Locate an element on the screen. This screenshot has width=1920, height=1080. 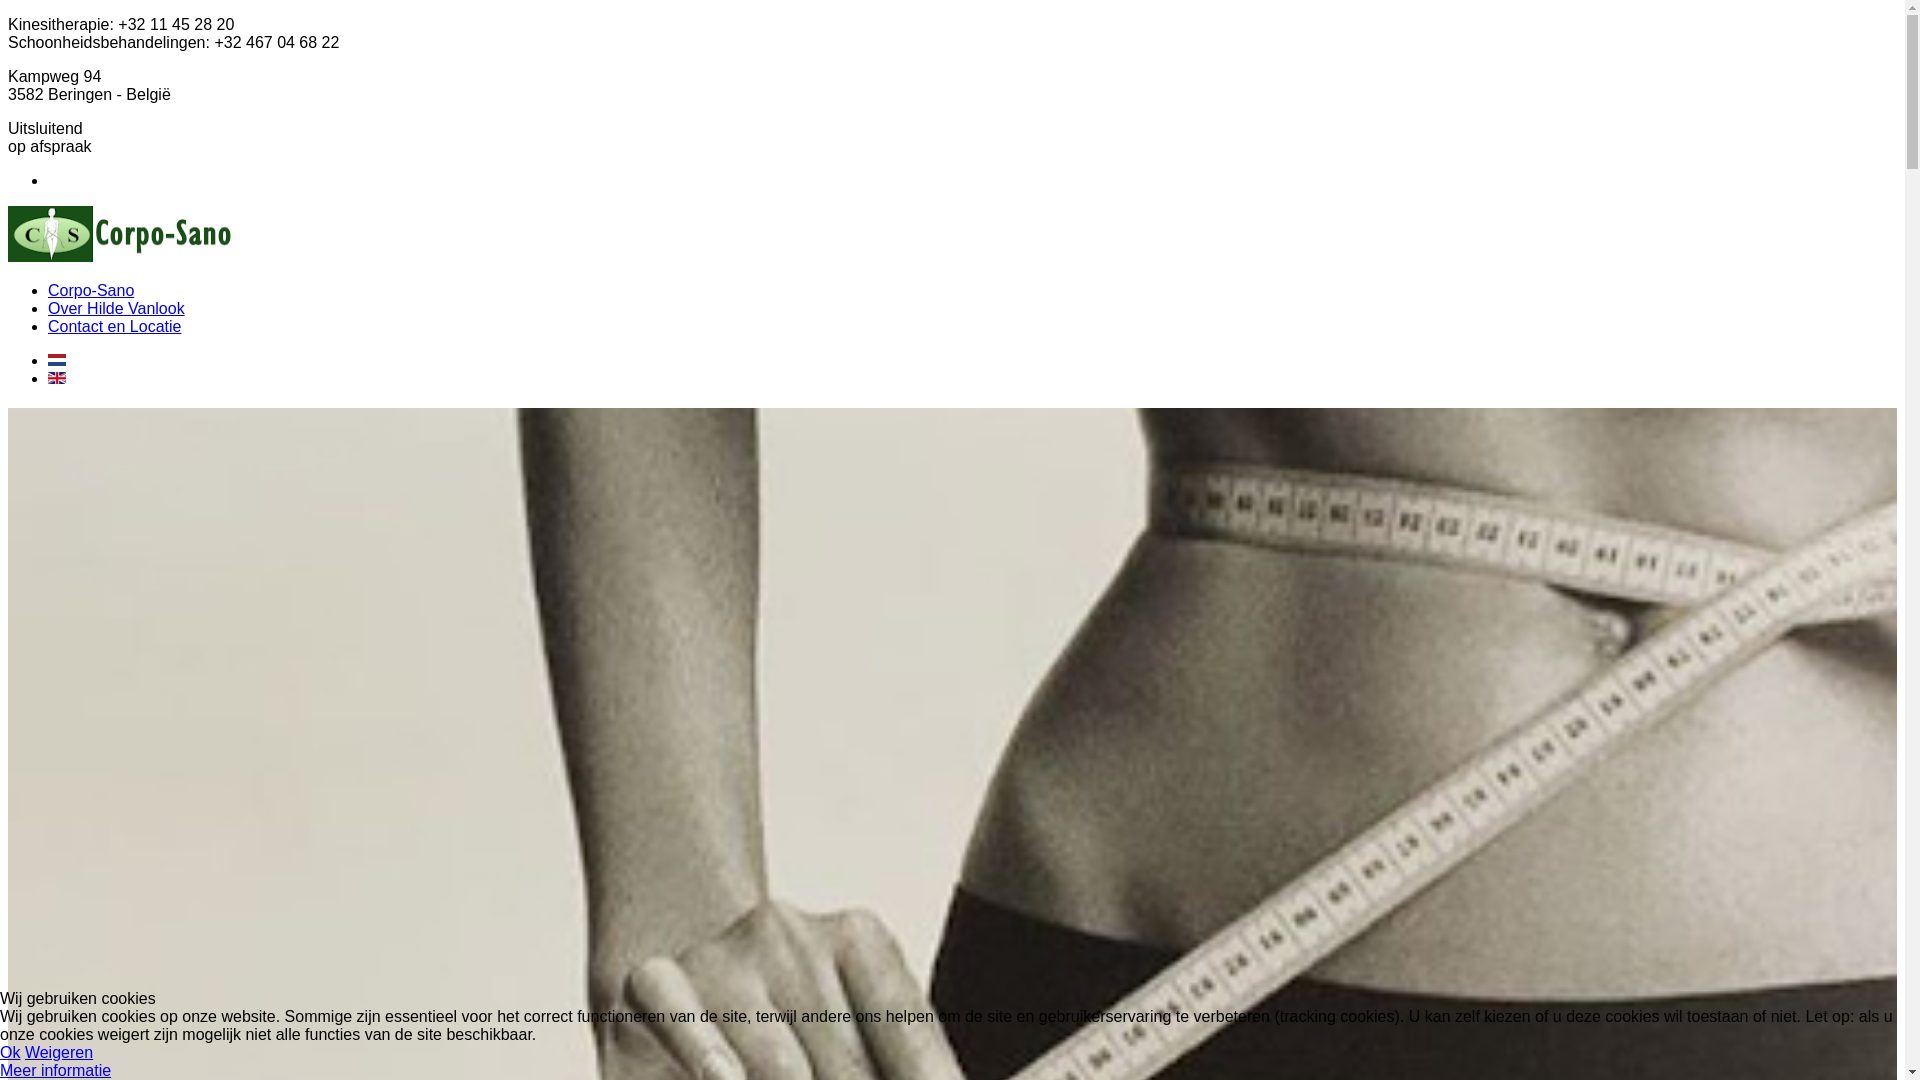
'Weigeren' is located at coordinates (58, 1051).